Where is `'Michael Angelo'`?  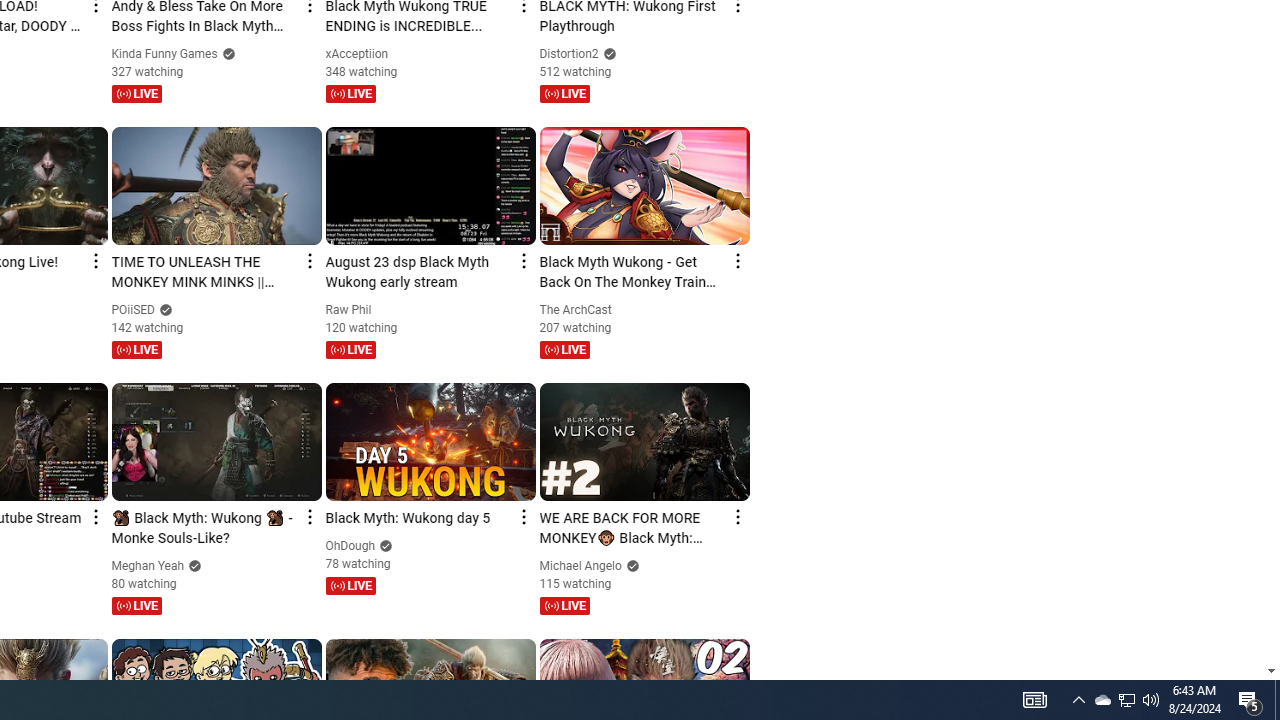 'Michael Angelo' is located at coordinates (580, 566).